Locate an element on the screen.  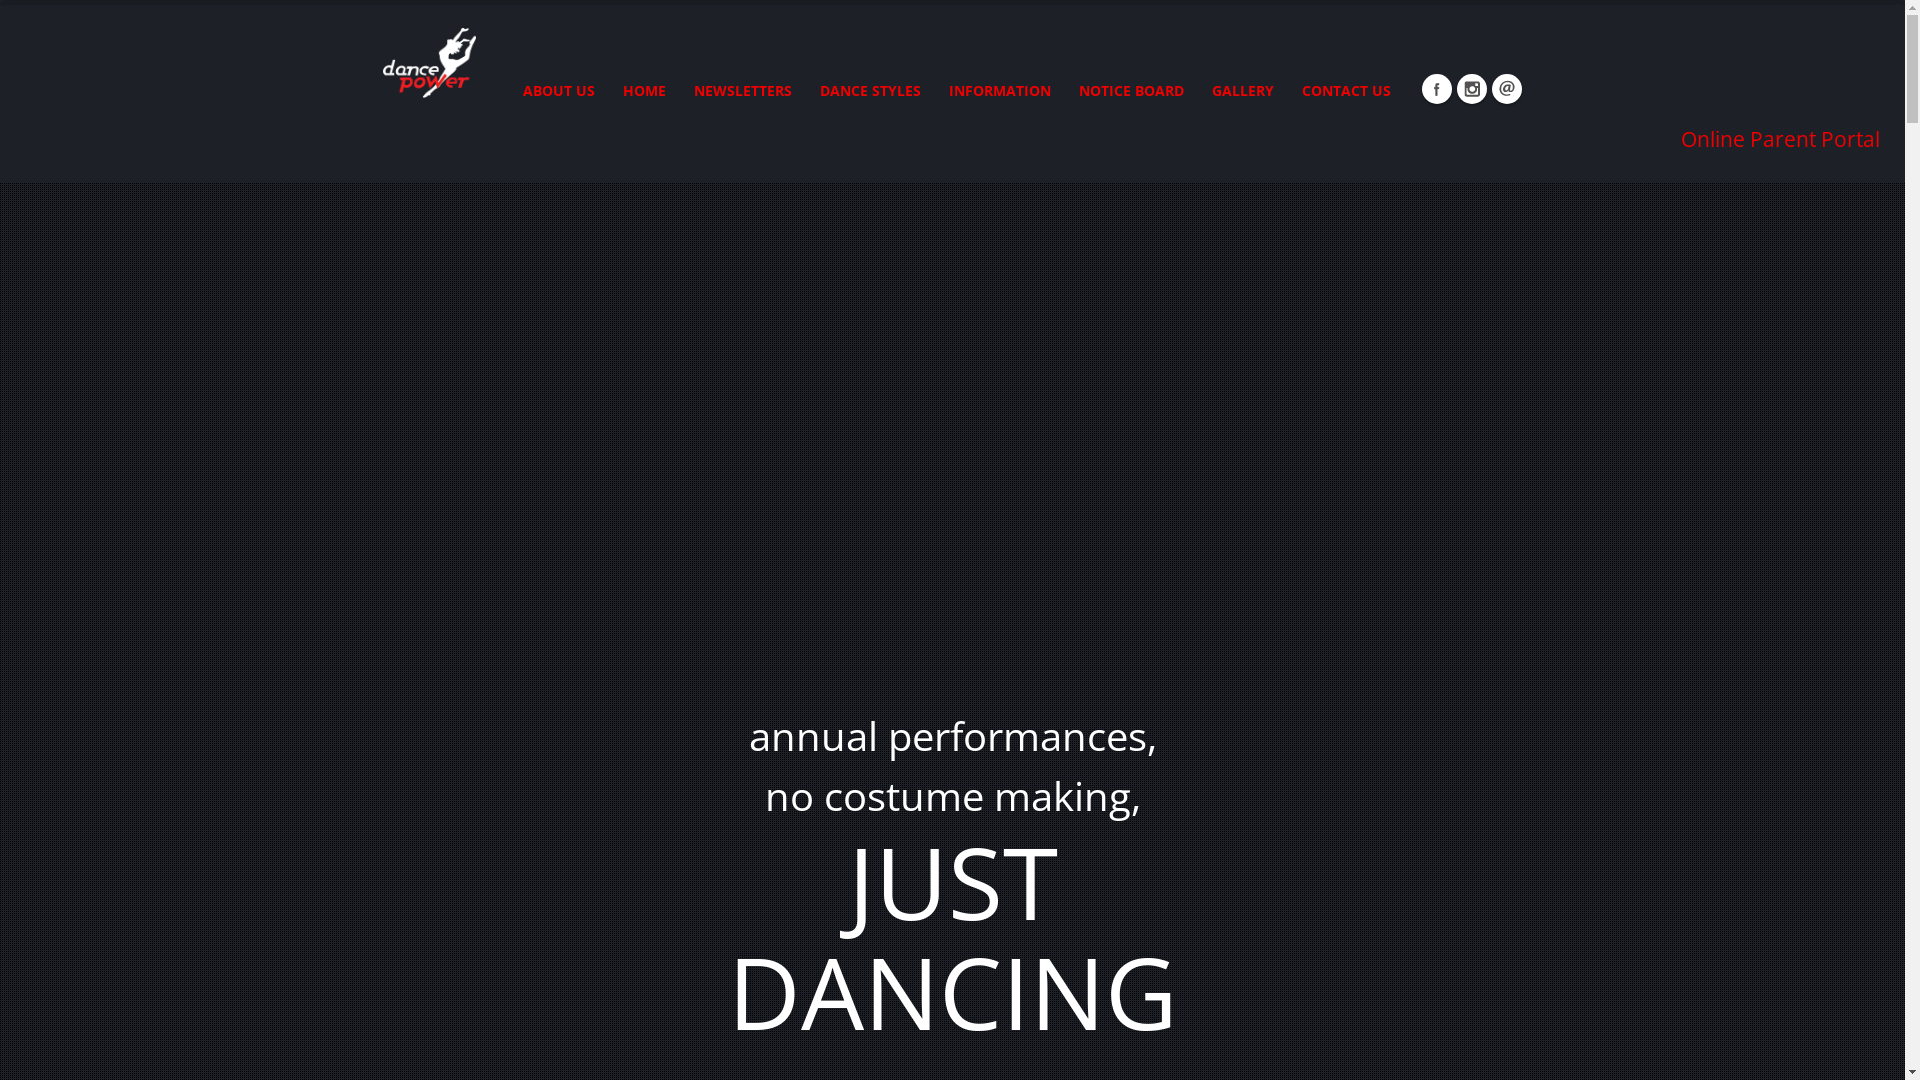
'Dance Power' is located at coordinates (427, 57).